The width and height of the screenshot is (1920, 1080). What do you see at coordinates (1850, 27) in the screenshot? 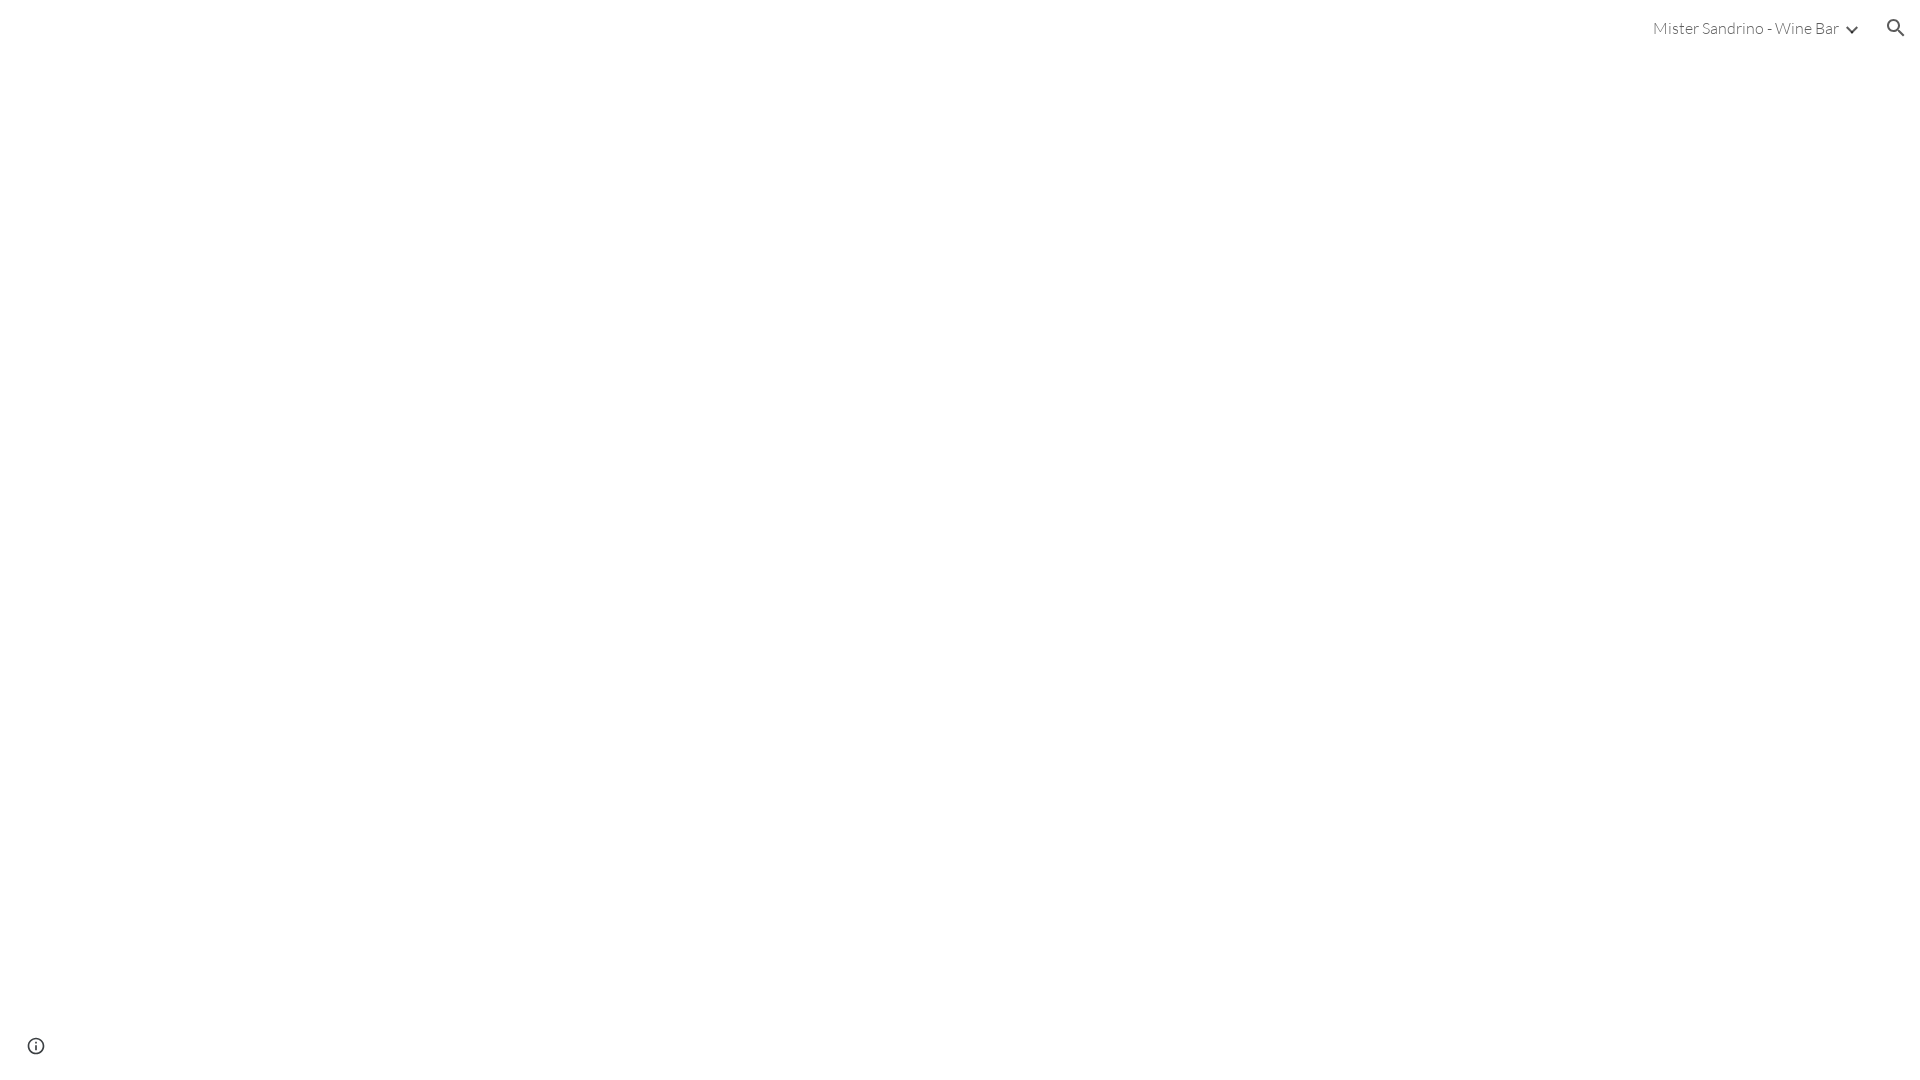
I see `'Expand/Collapse'` at bounding box center [1850, 27].